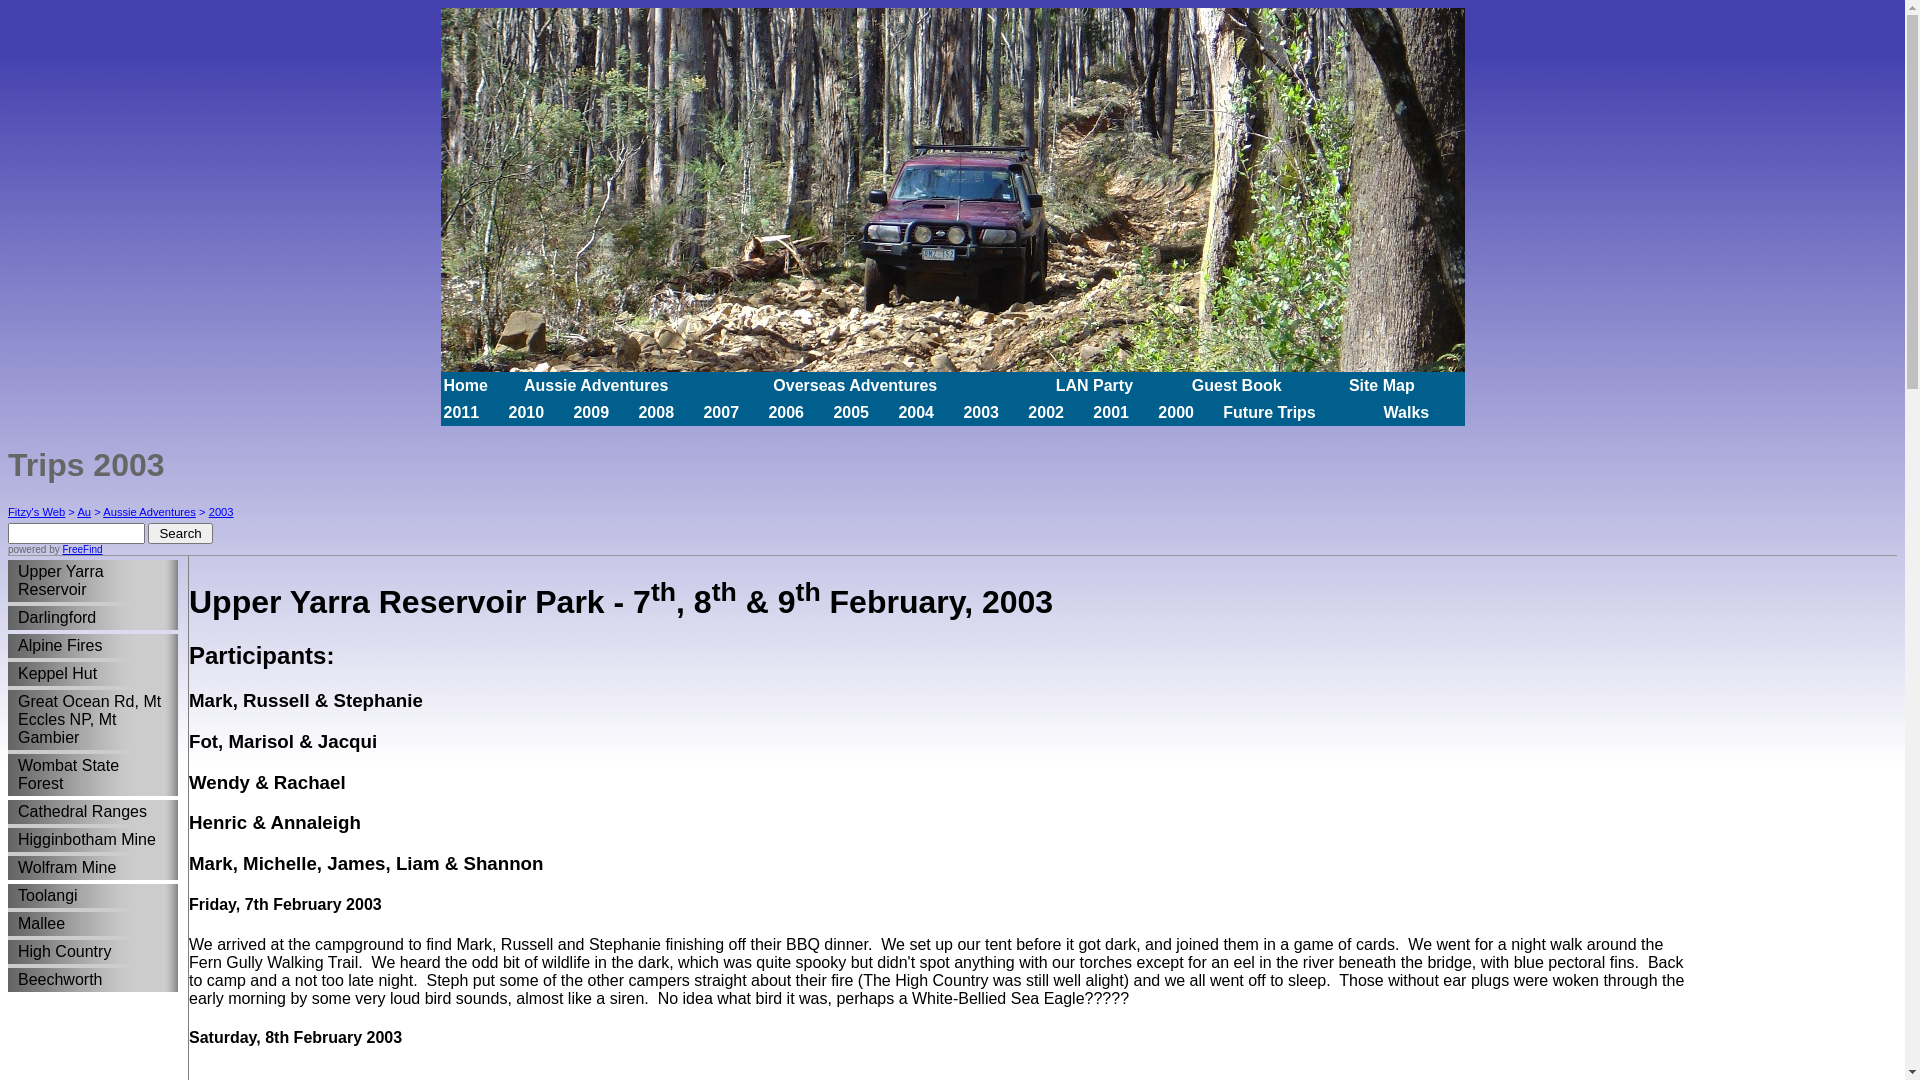 This screenshot has width=1920, height=1080. I want to click on 'FreeFind', so click(80, 549).